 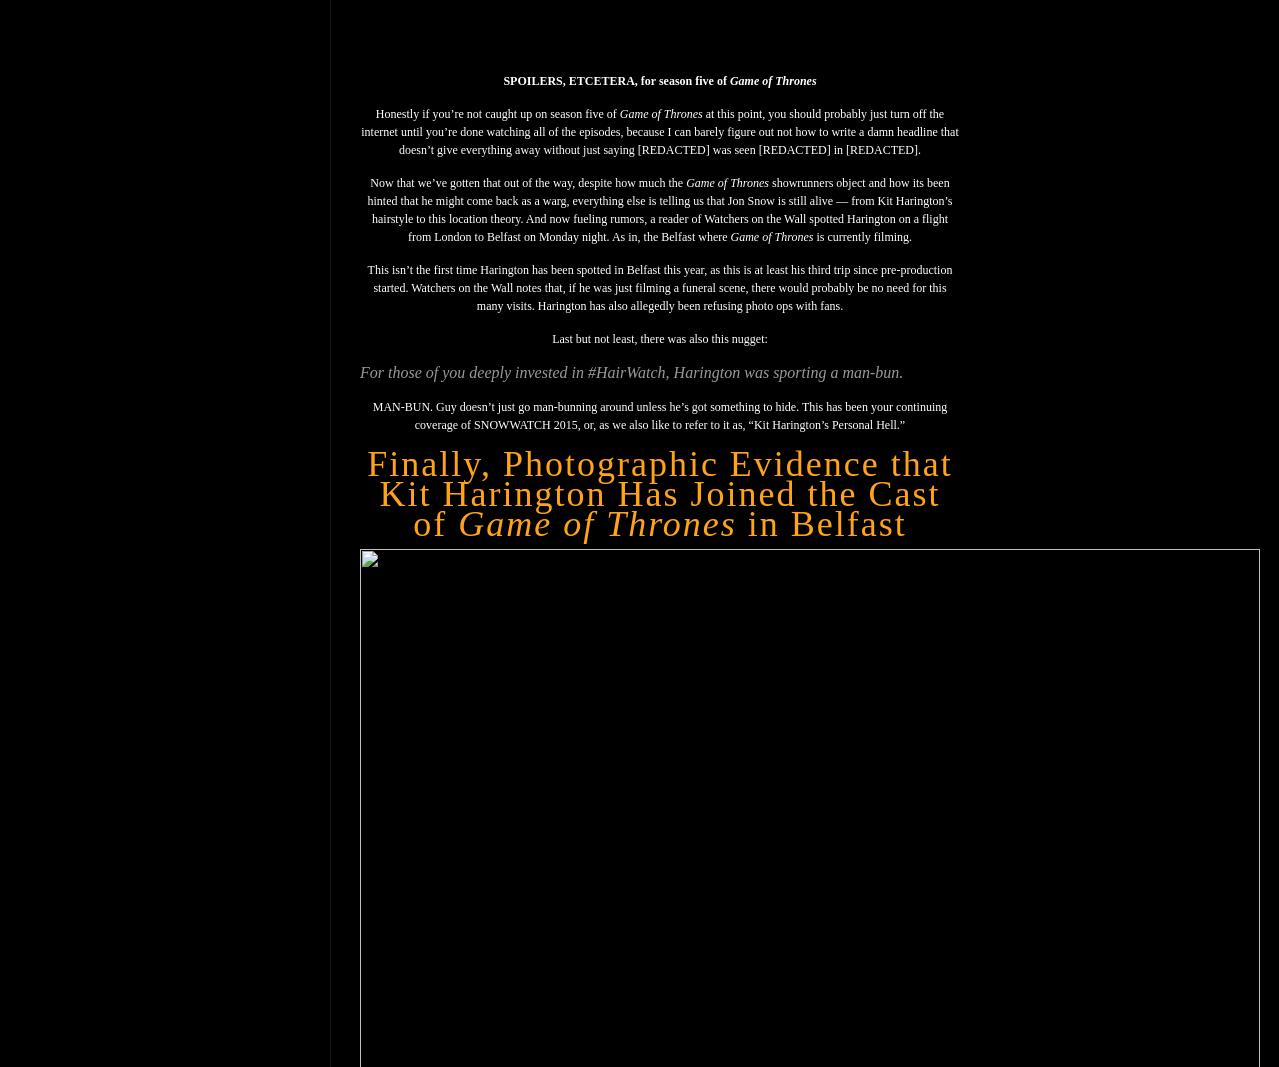 I want to click on 'in Belfast', so click(x=819, y=523).